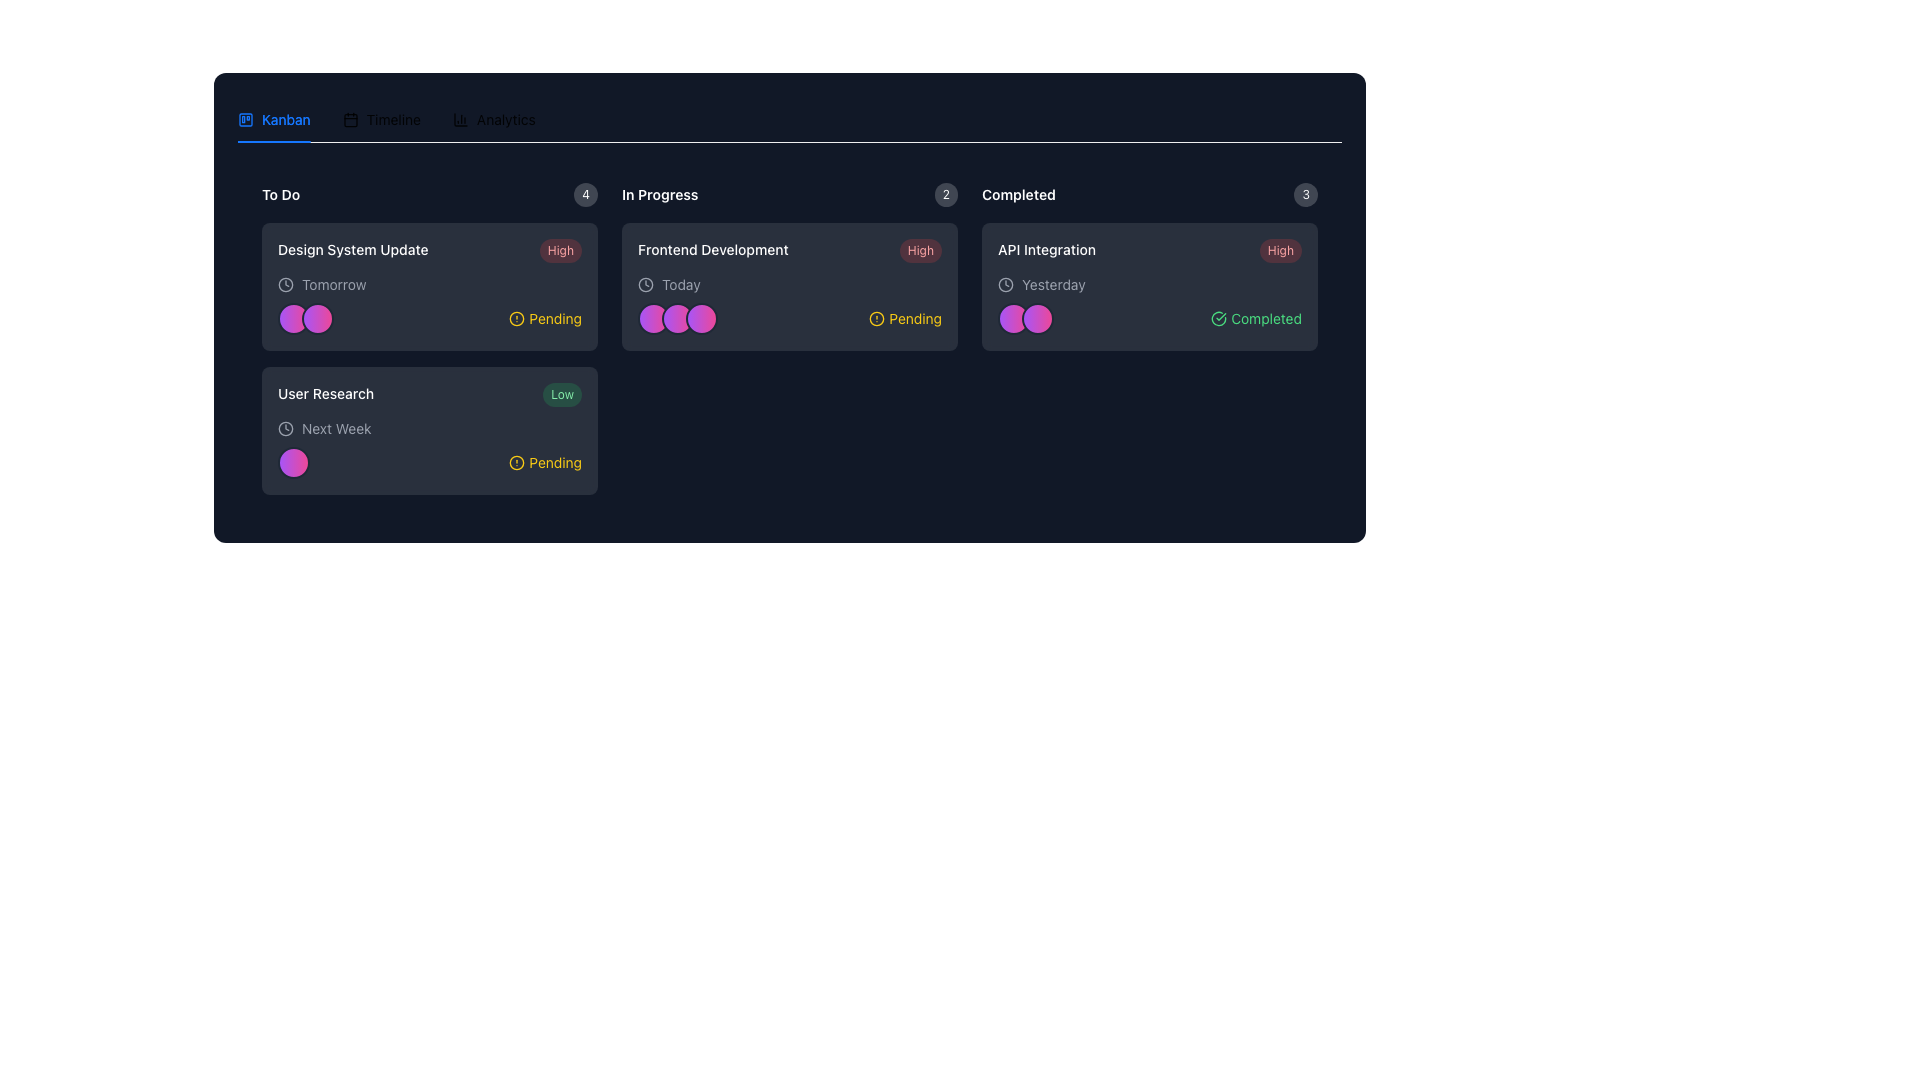  Describe the element at coordinates (1037, 318) in the screenshot. I see `the second circle in the pair located on the right side of the 'Completed' section card labeled 'API Integration'` at that location.